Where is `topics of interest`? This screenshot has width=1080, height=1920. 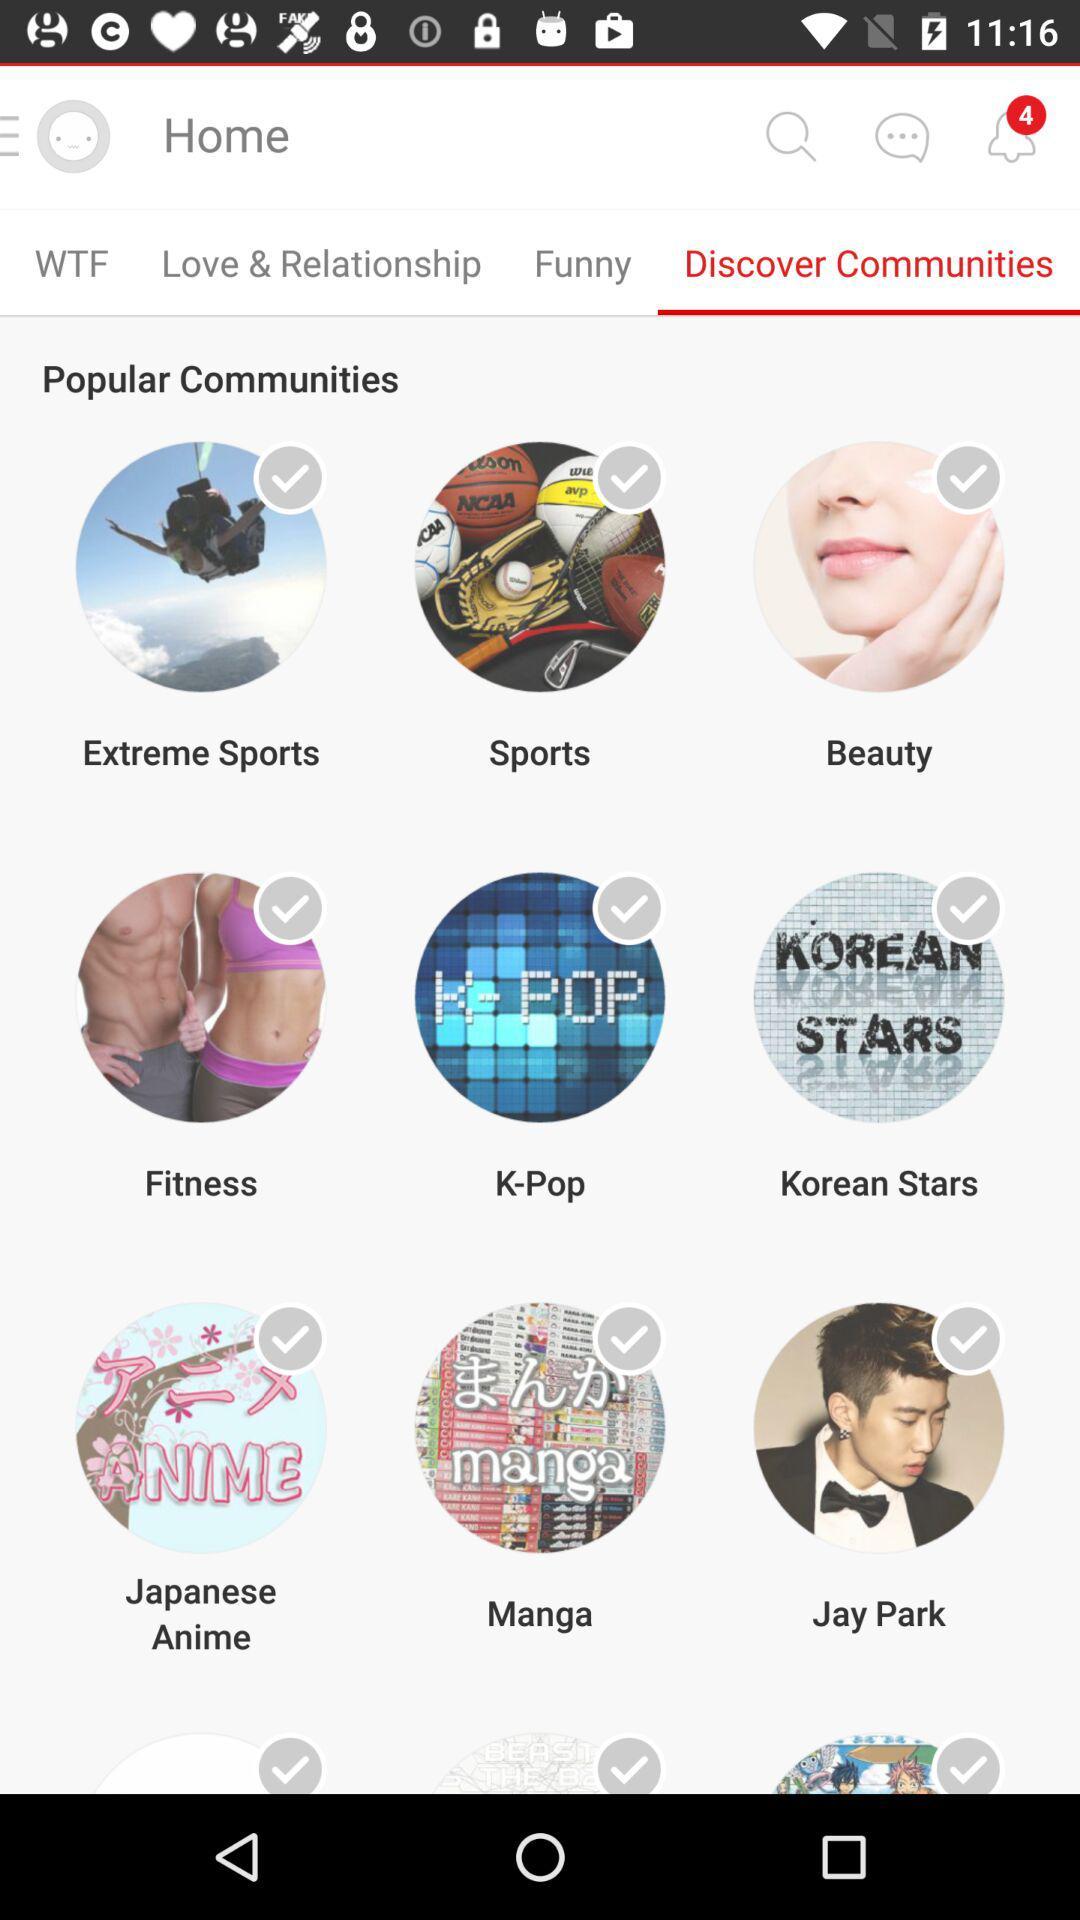
topics of interest is located at coordinates (628, 907).